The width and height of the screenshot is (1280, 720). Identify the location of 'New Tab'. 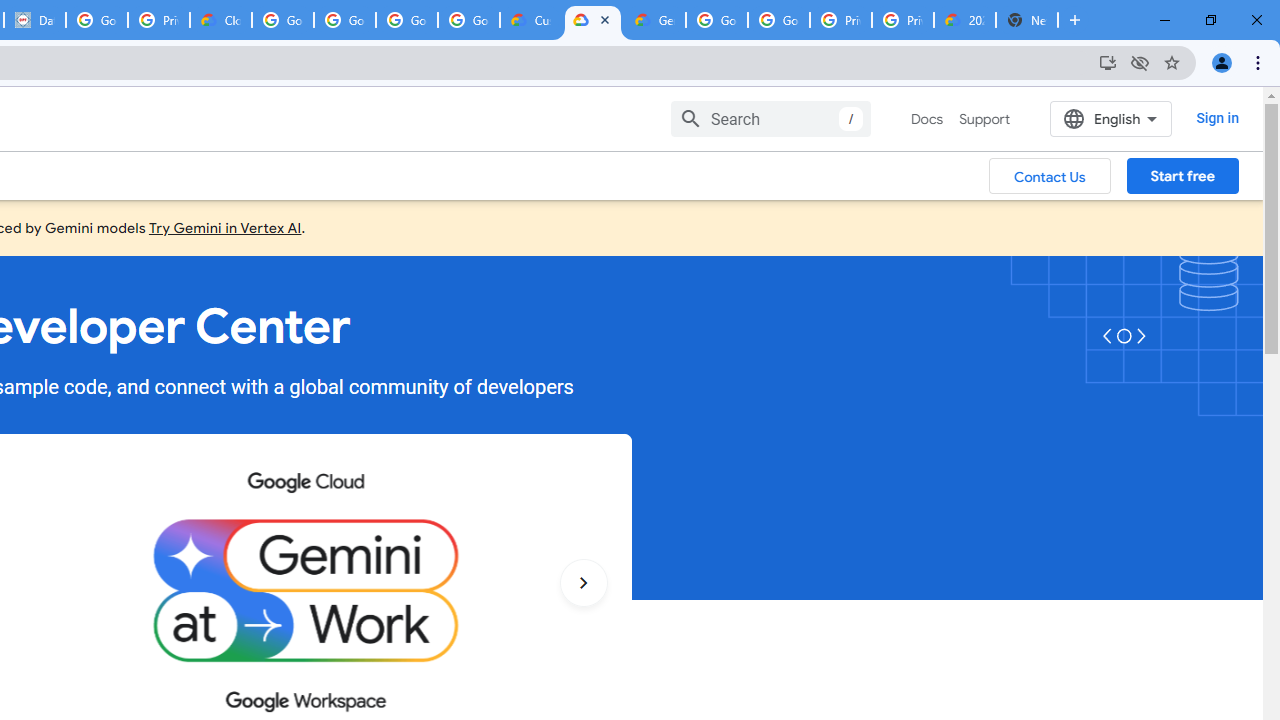
(1027, 20).